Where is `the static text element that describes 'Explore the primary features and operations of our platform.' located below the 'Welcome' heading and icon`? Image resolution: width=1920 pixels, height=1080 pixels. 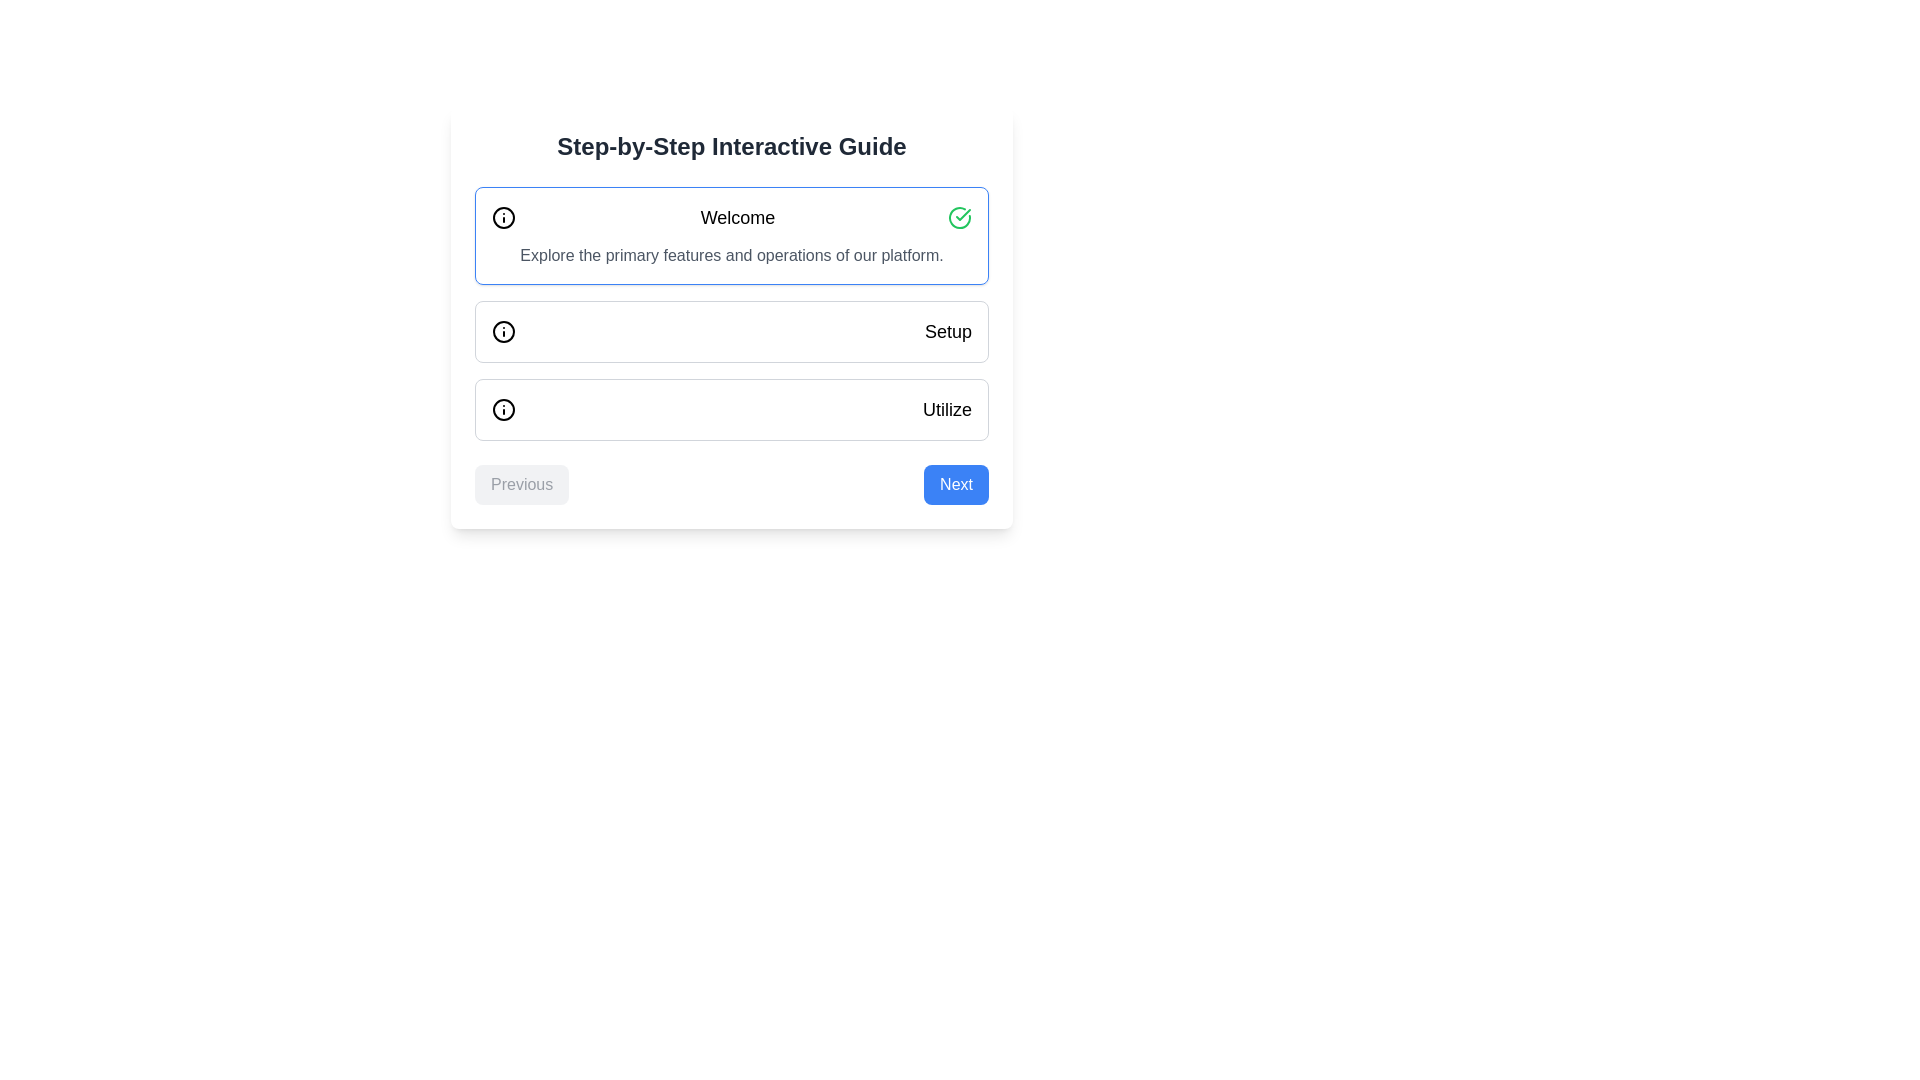
the static text element that describes 'Explore the primary features and operations of our platform.' located below the 'Welcome' heading and icon is located at coordinates (730, 254).